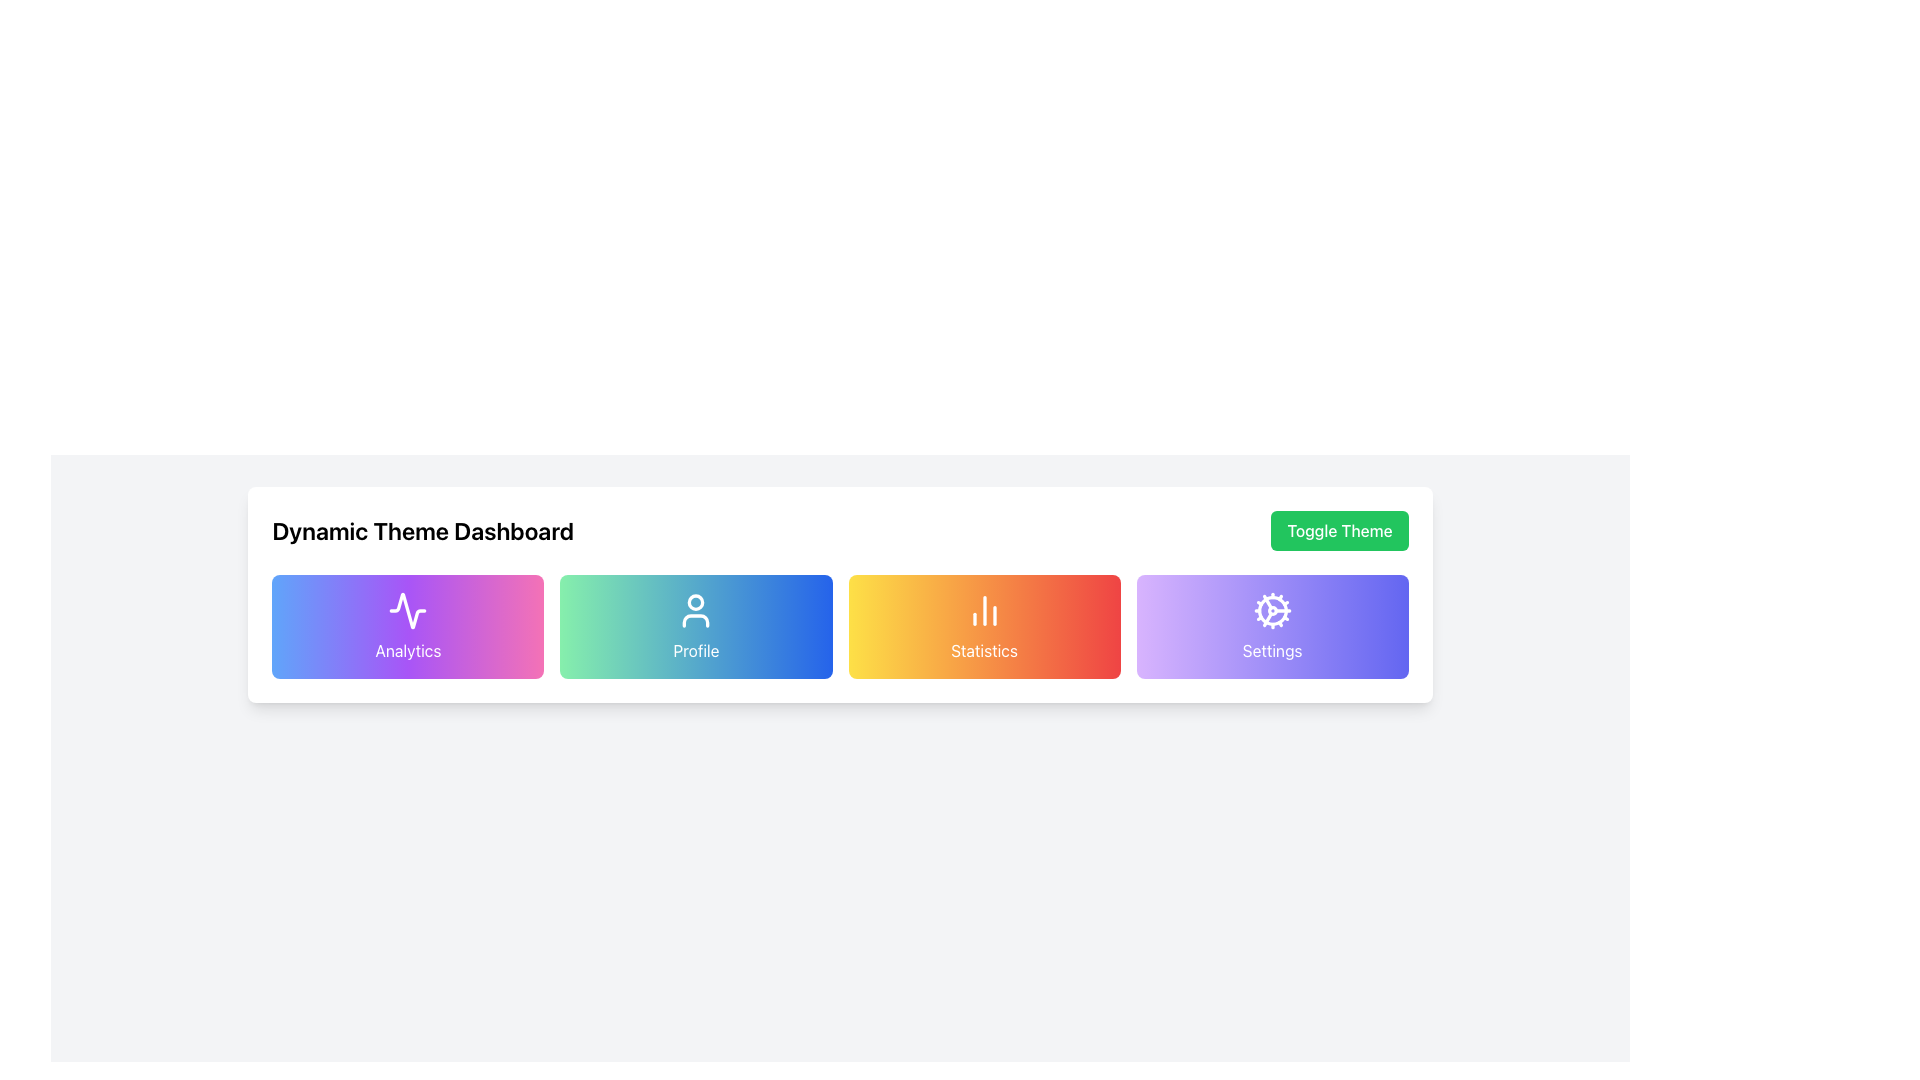  What do you see at coordinates (1271, 609) in the screenshot?
I see `the cogwheel icon with a white color and gear teeth details, located on the 'Settings' card in the rightmost position` at bounding box center [1271, 609].